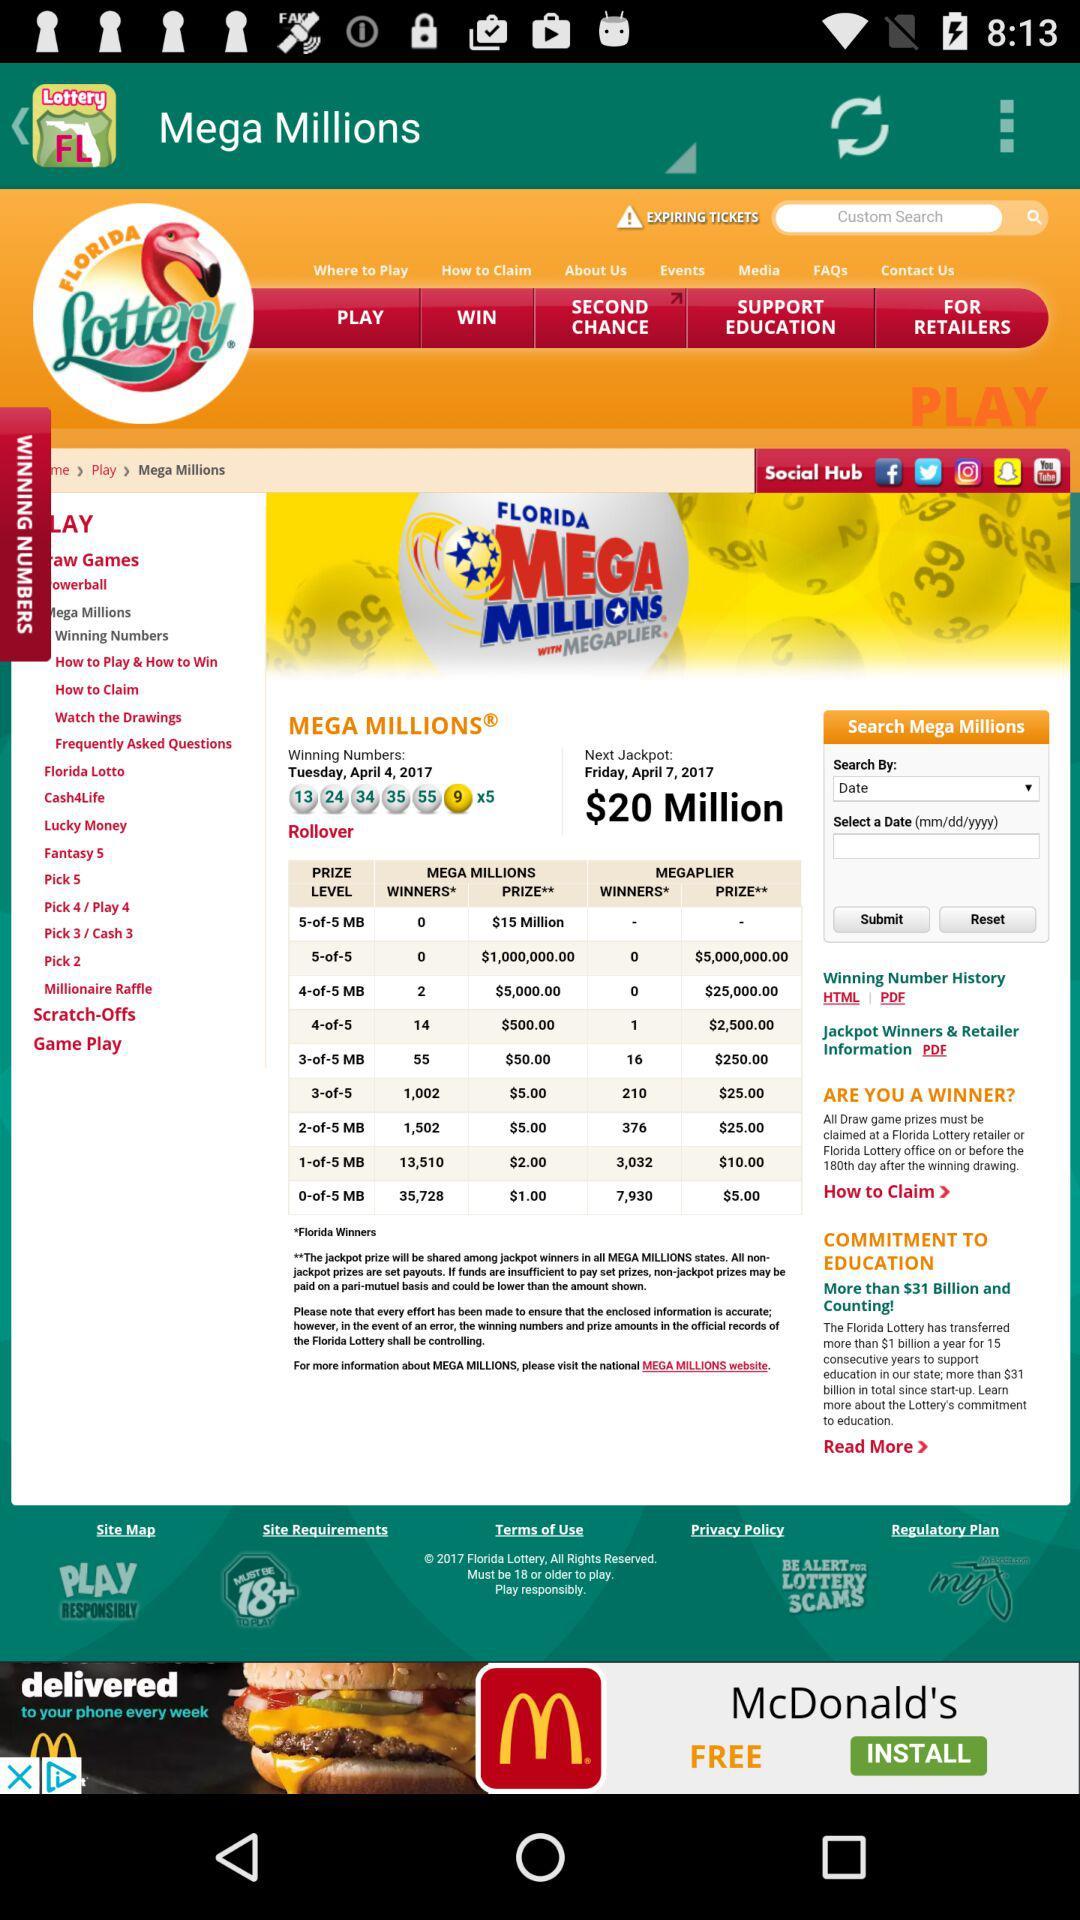 Image resolution: width=1080 pixels, height=1920 pixels. I want to click on install mcdonald 's app for unique offers, so click(540, 1727).